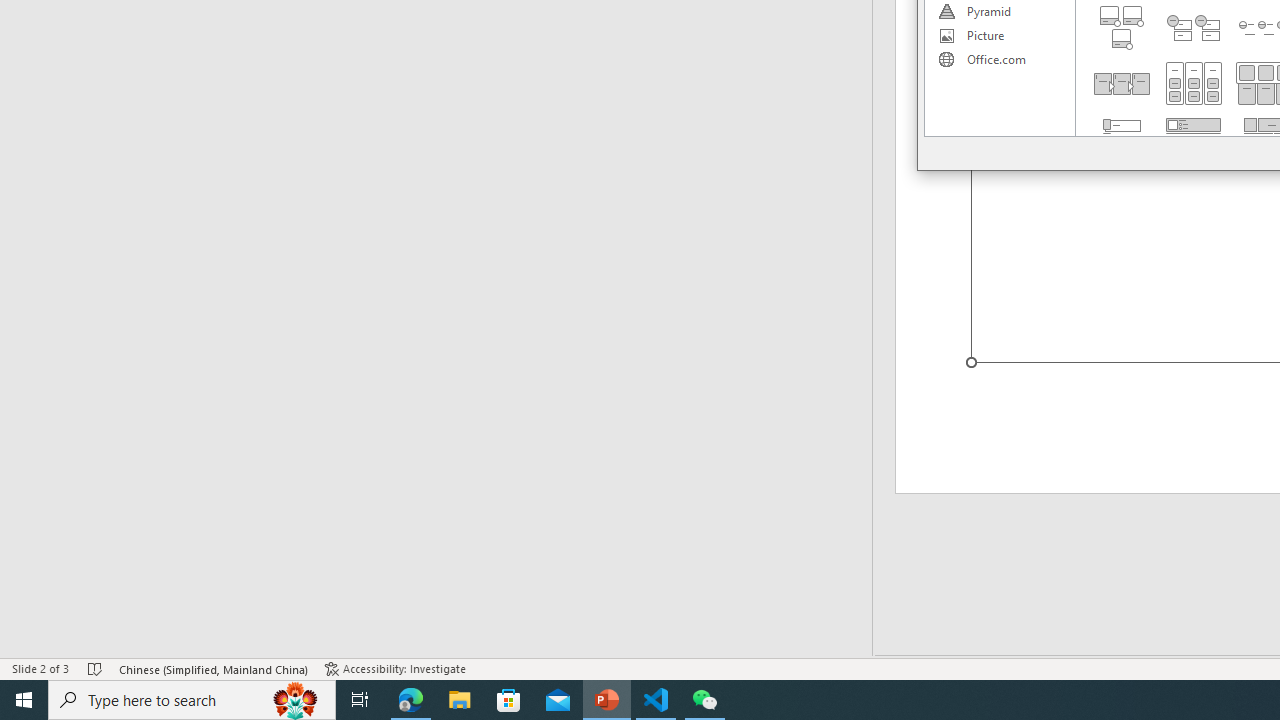 Image resolution: width=1280 pixels, height=720 pixels. Describe the element at coordinates (459, 698) in the screenshot. I see `'File Explorer'` at that location.